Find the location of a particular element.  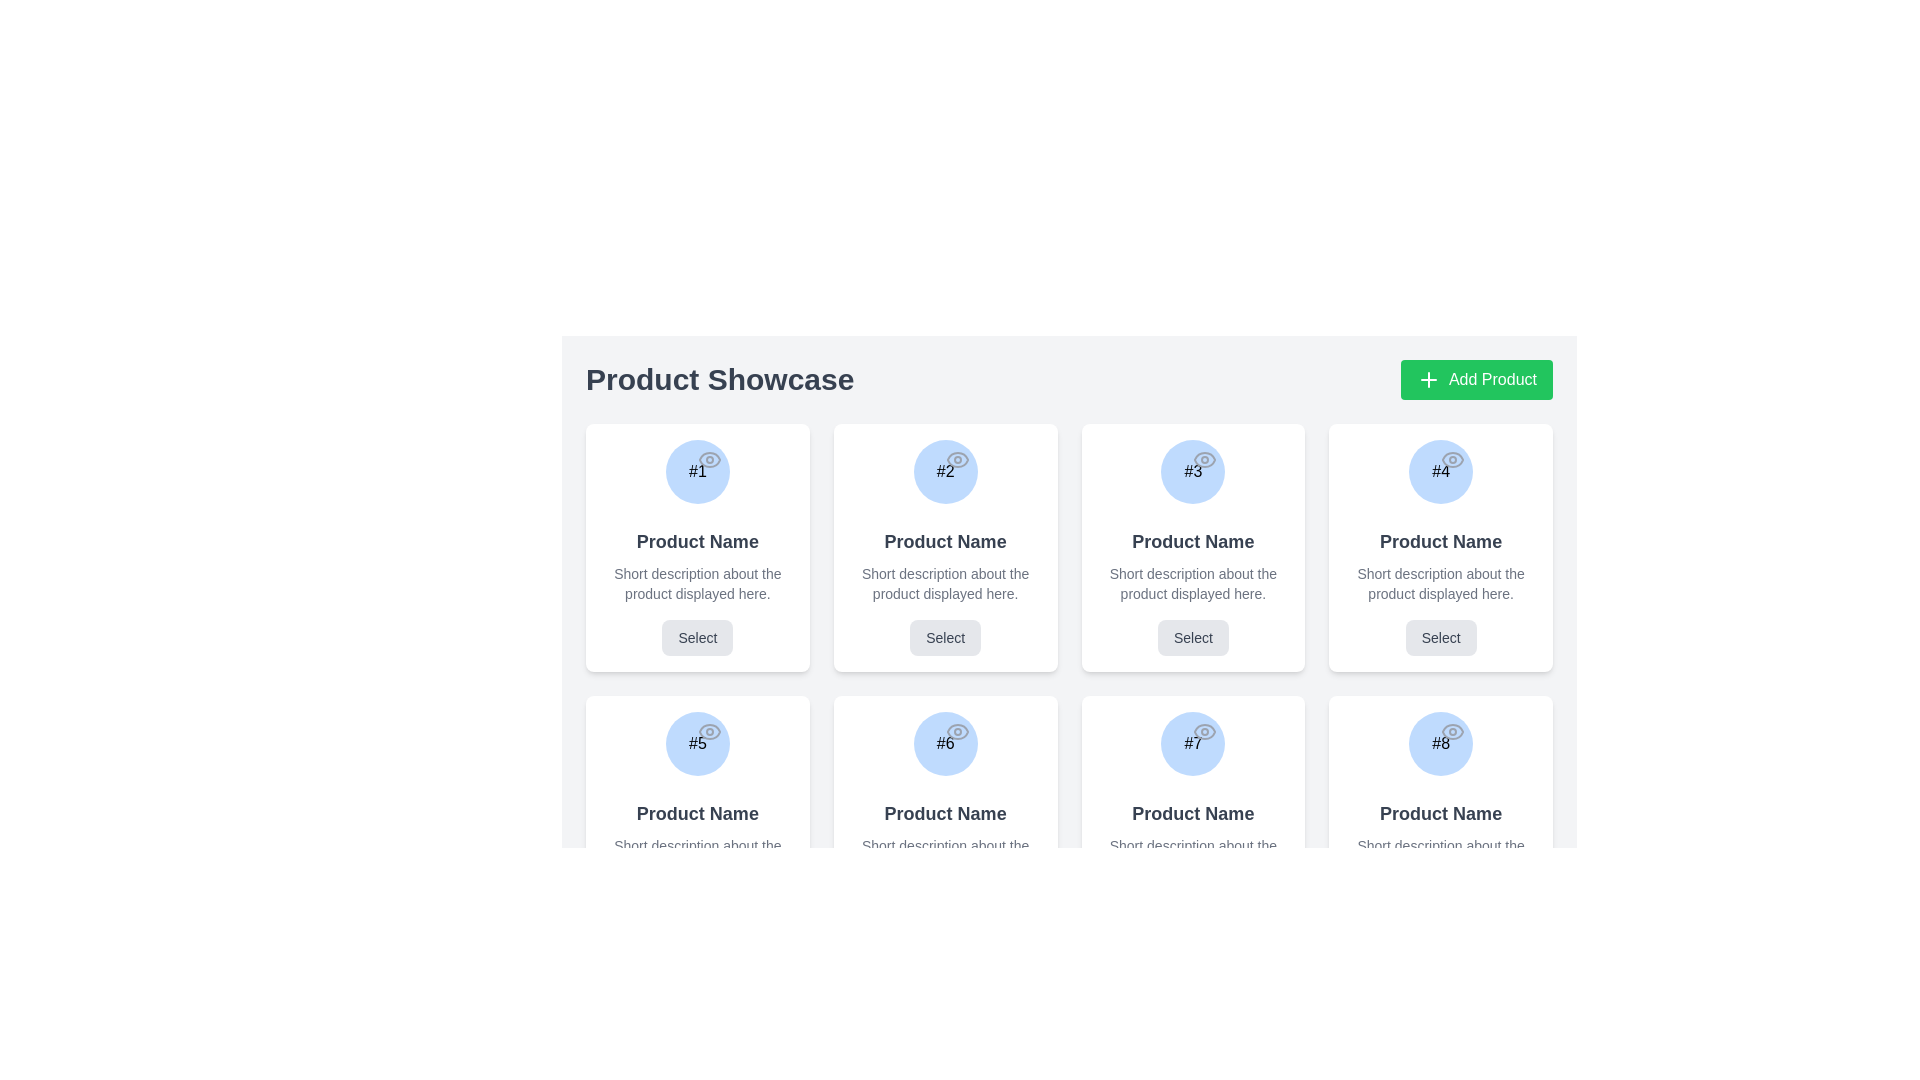

the text label within the circular badge indicating '#3', which is located at the top-center of the interface, third from the left in the first row is located at coordinates (1193, 471).